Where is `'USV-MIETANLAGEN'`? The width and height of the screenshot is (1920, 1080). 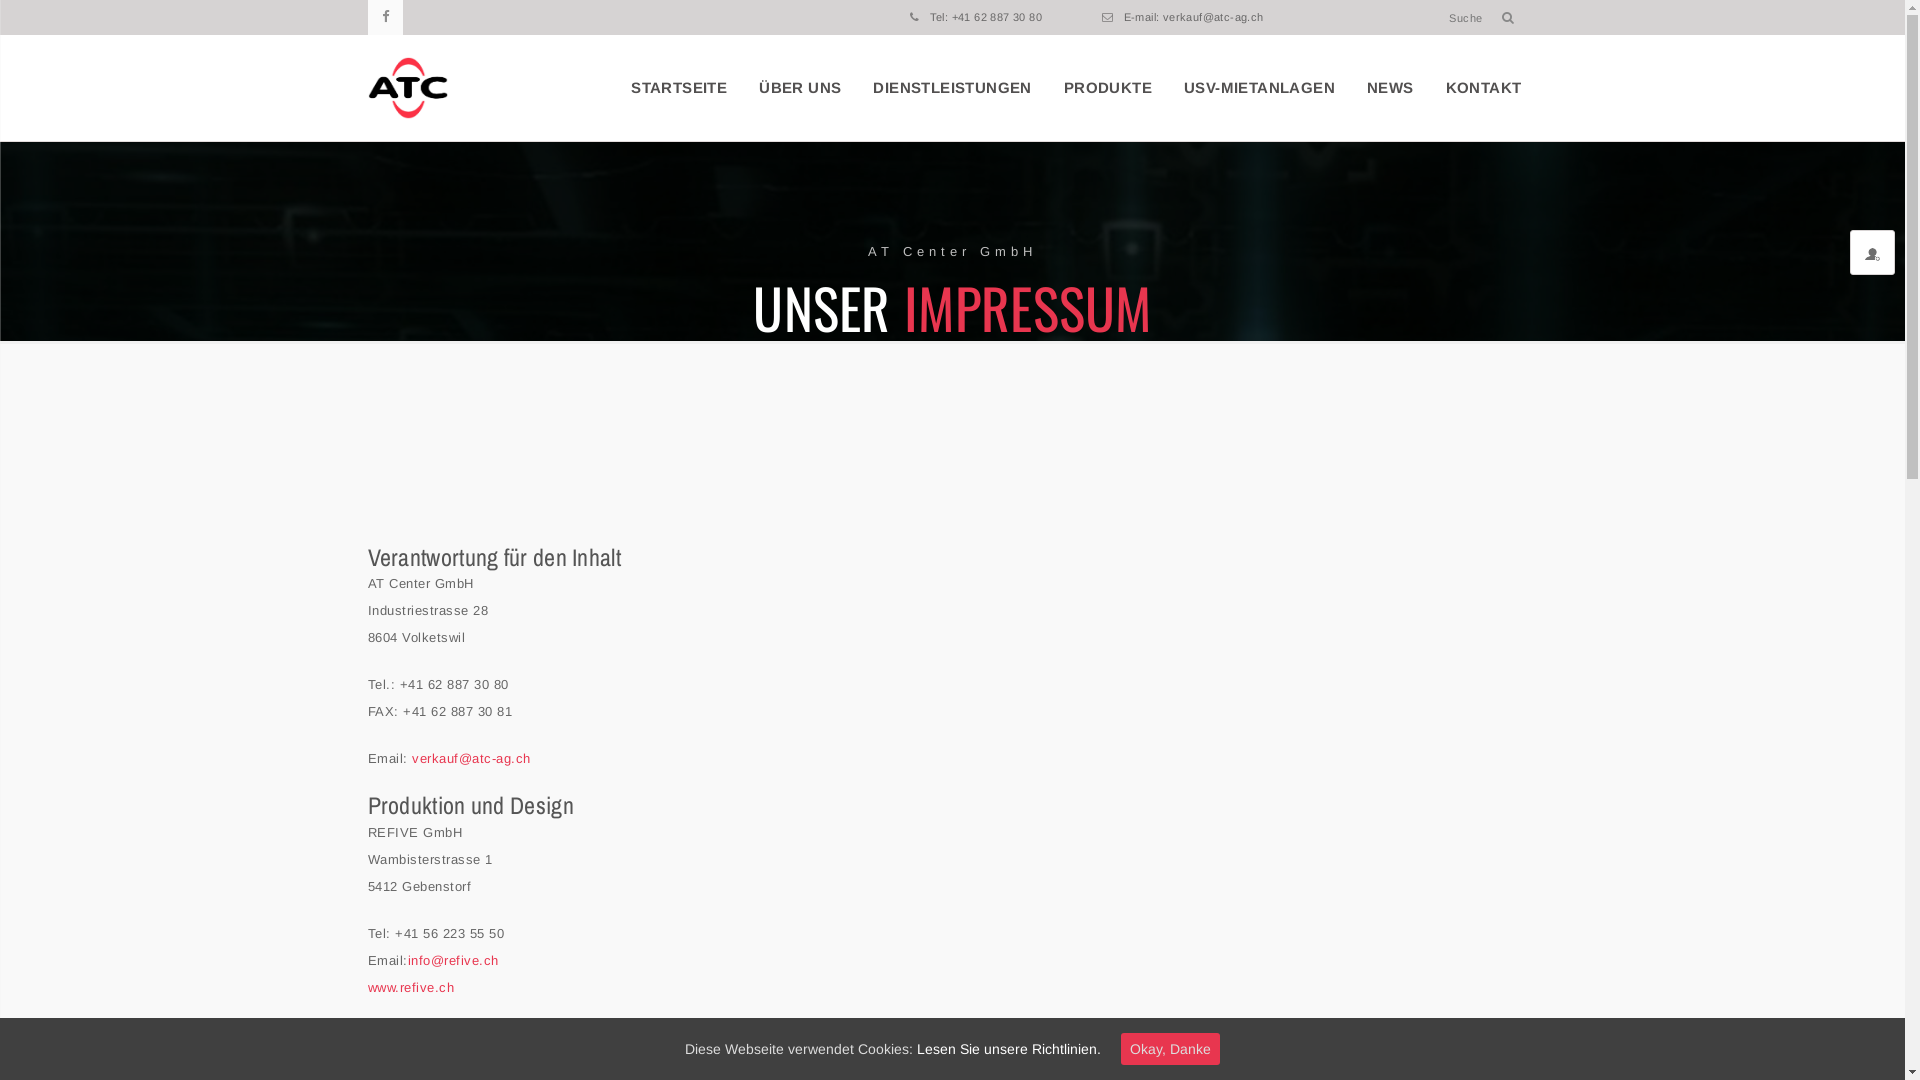
'USV-MIETANLAGEN' is located at coordinates (1258, 87).